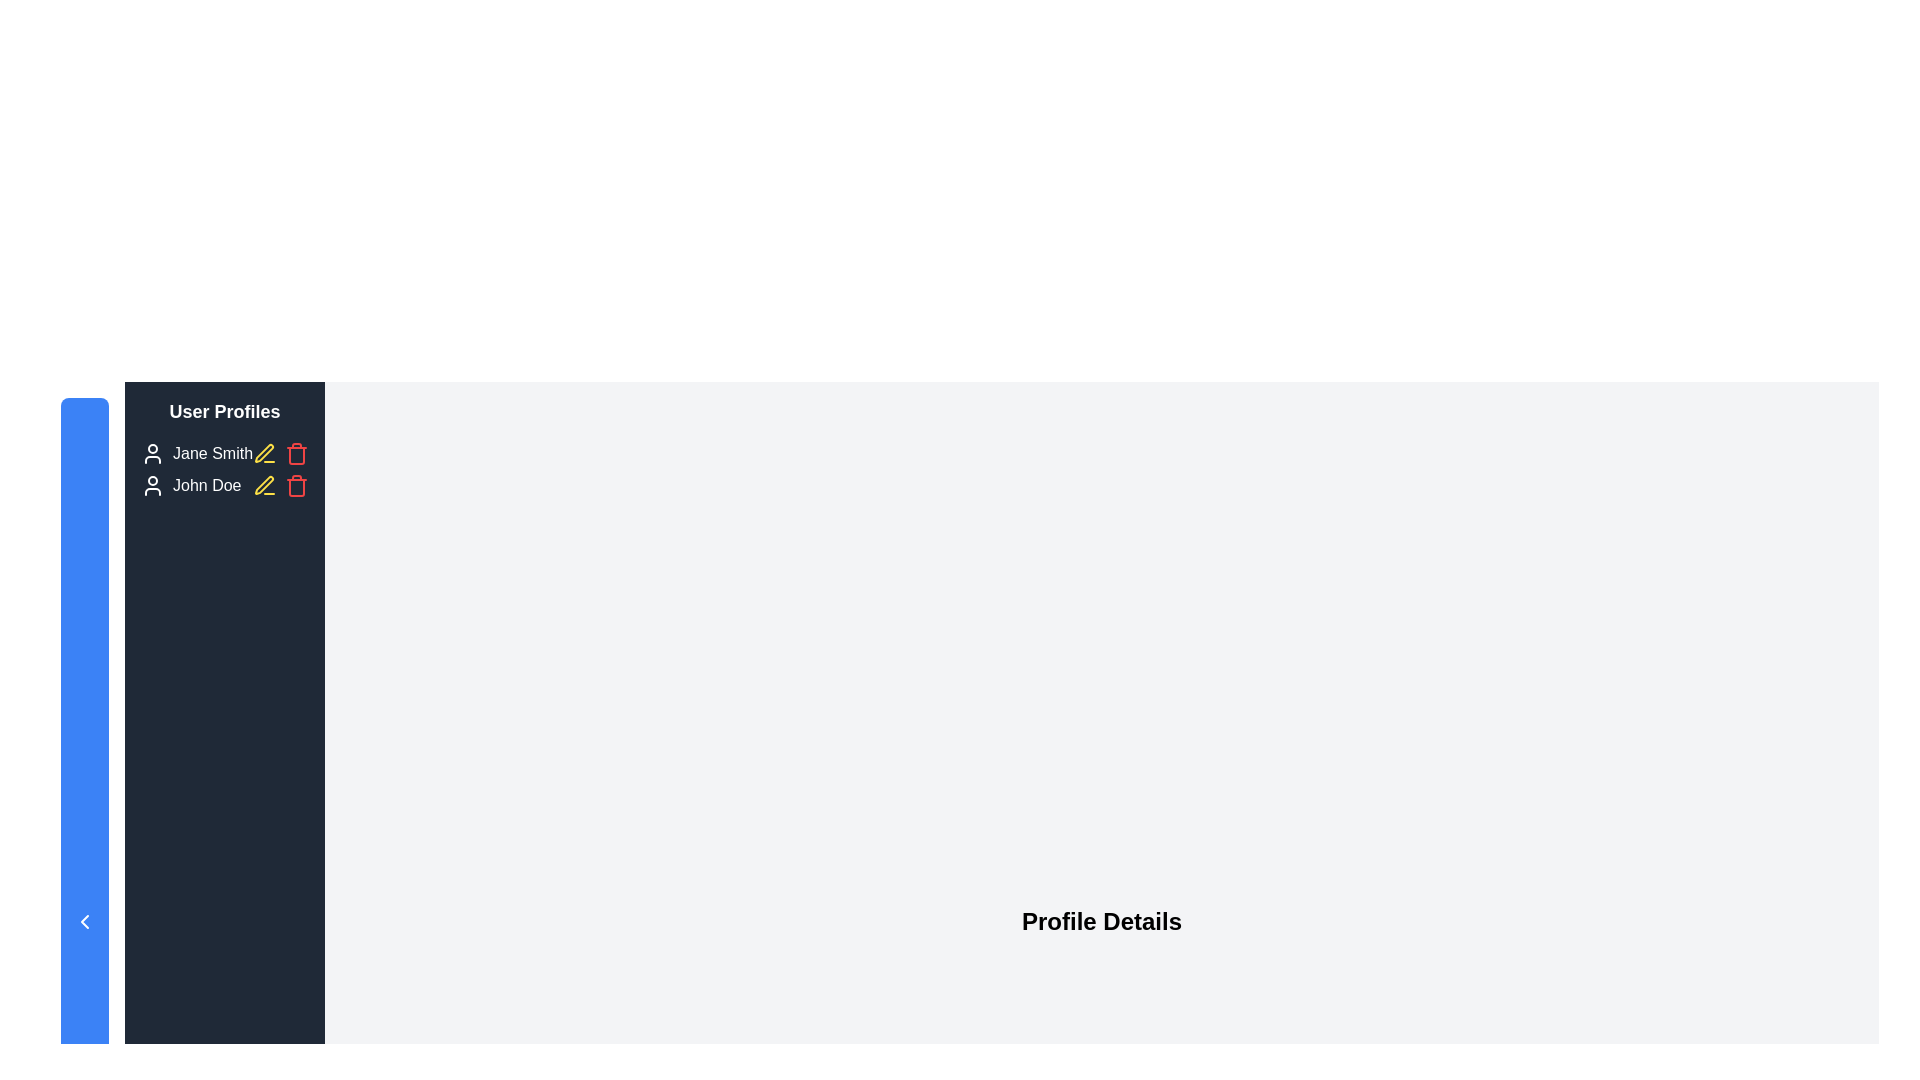 The image size is (1920, 1080). What do you see at coordinates (84, 921) in the screenshot?
I see `the left-pointing chevron icon button for navigation or collapse located at the bottom section of the blue sidebar` at bounding box center [84, 921].